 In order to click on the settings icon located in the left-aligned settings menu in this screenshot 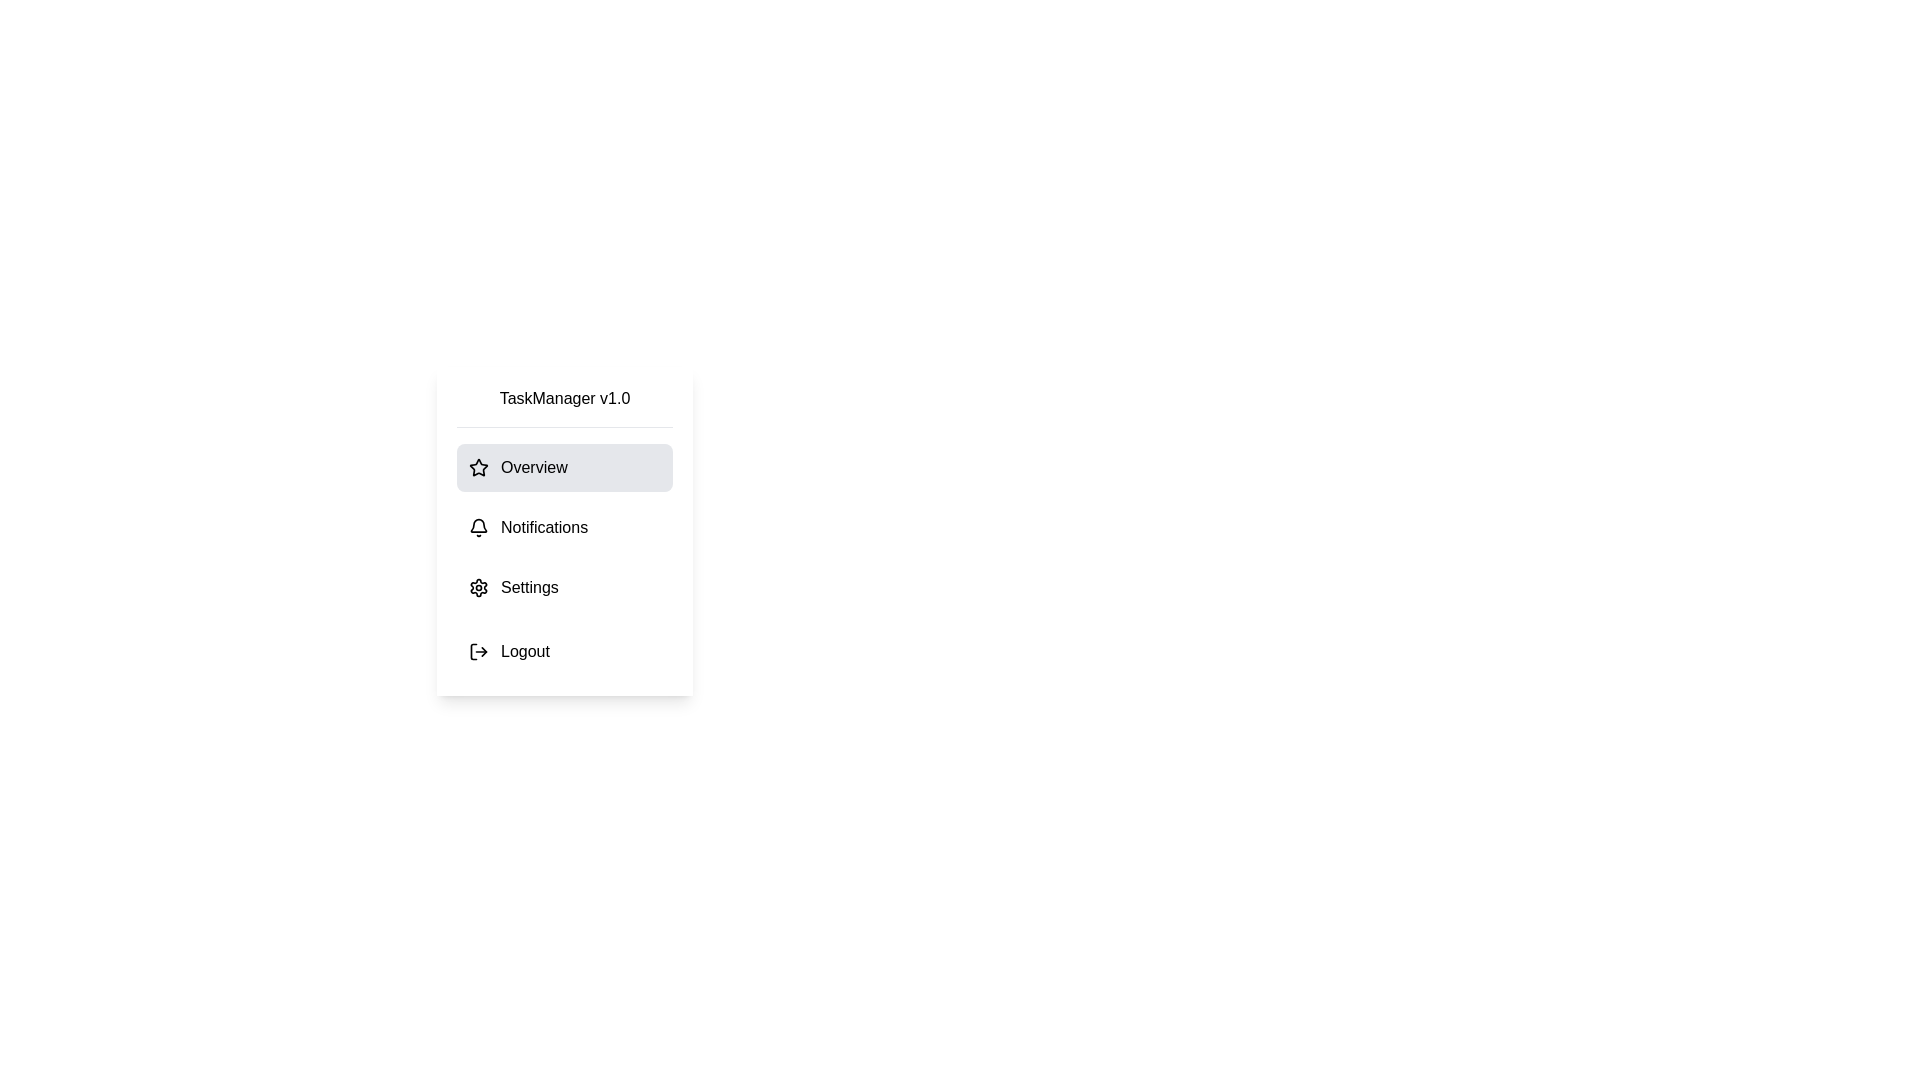, I will do `click(478, 586)`.